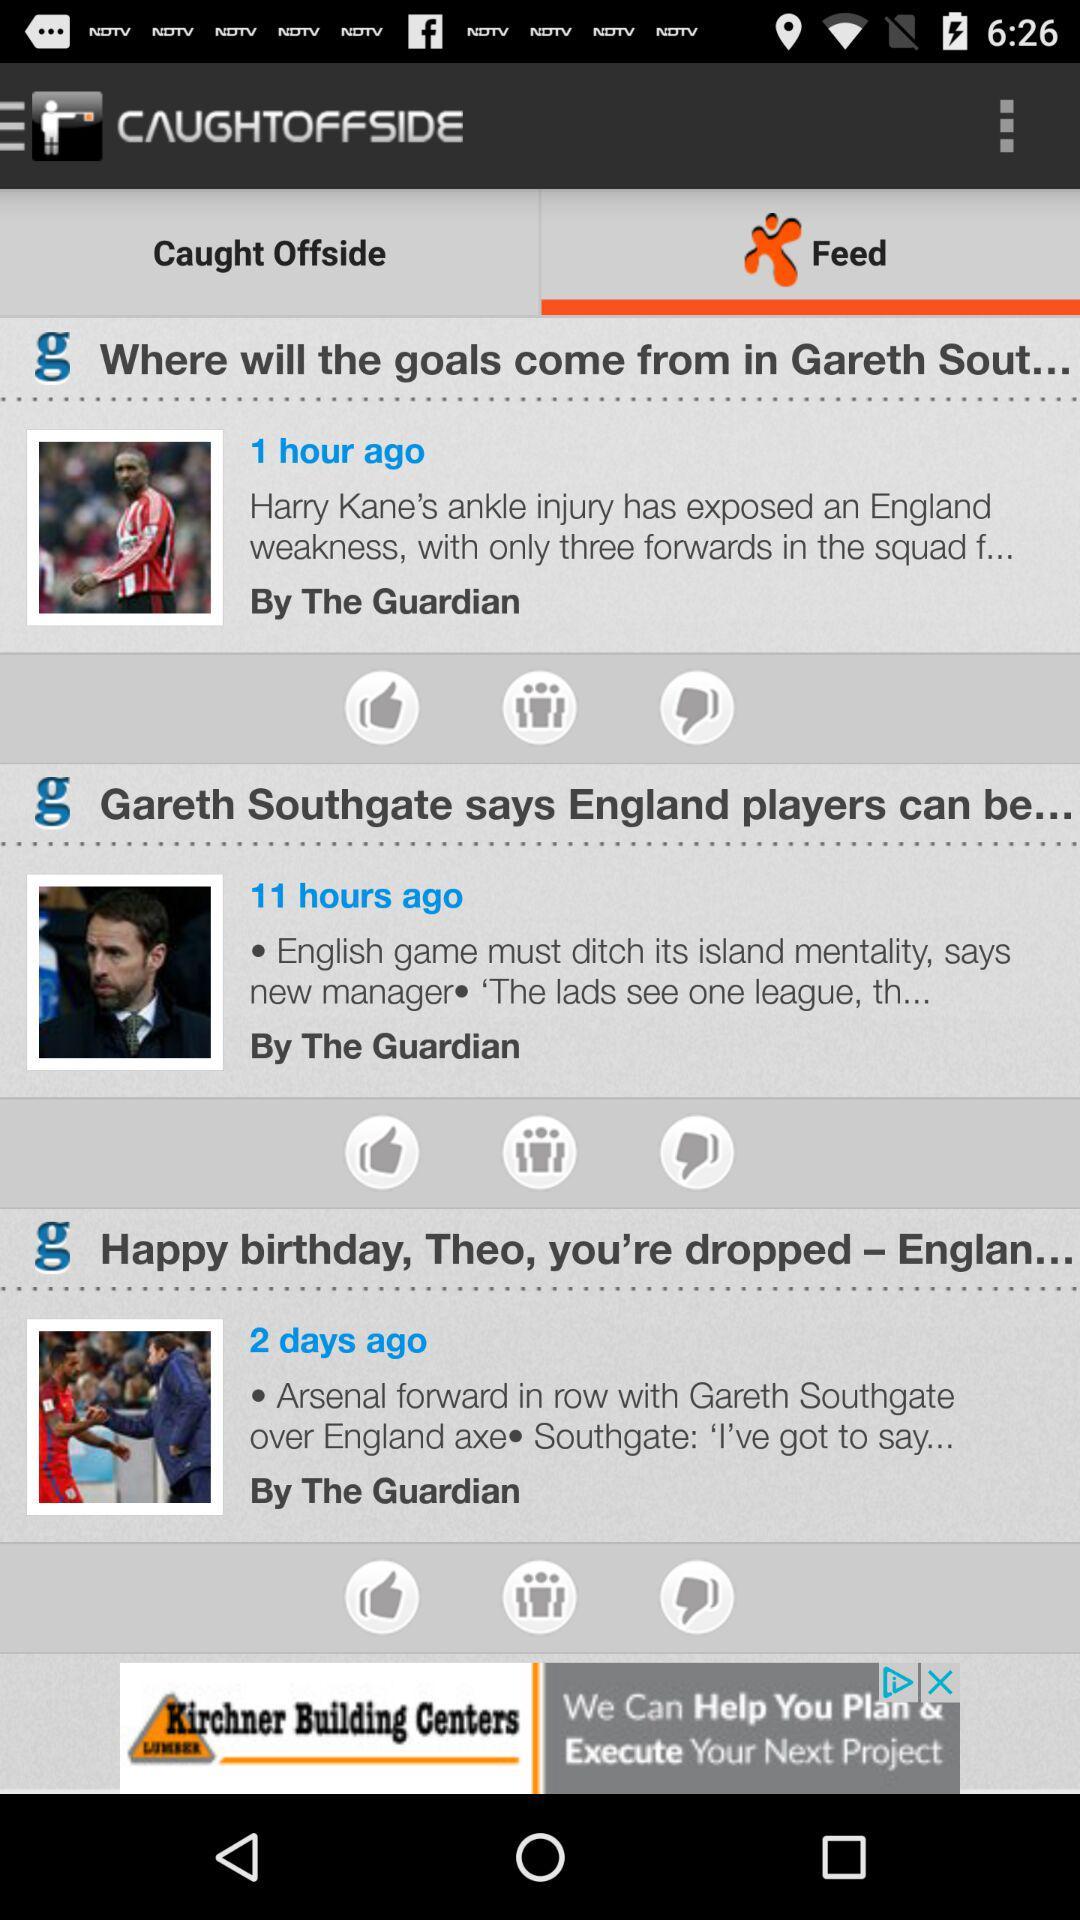  I want to click on dislike the article, so click(696, 707).